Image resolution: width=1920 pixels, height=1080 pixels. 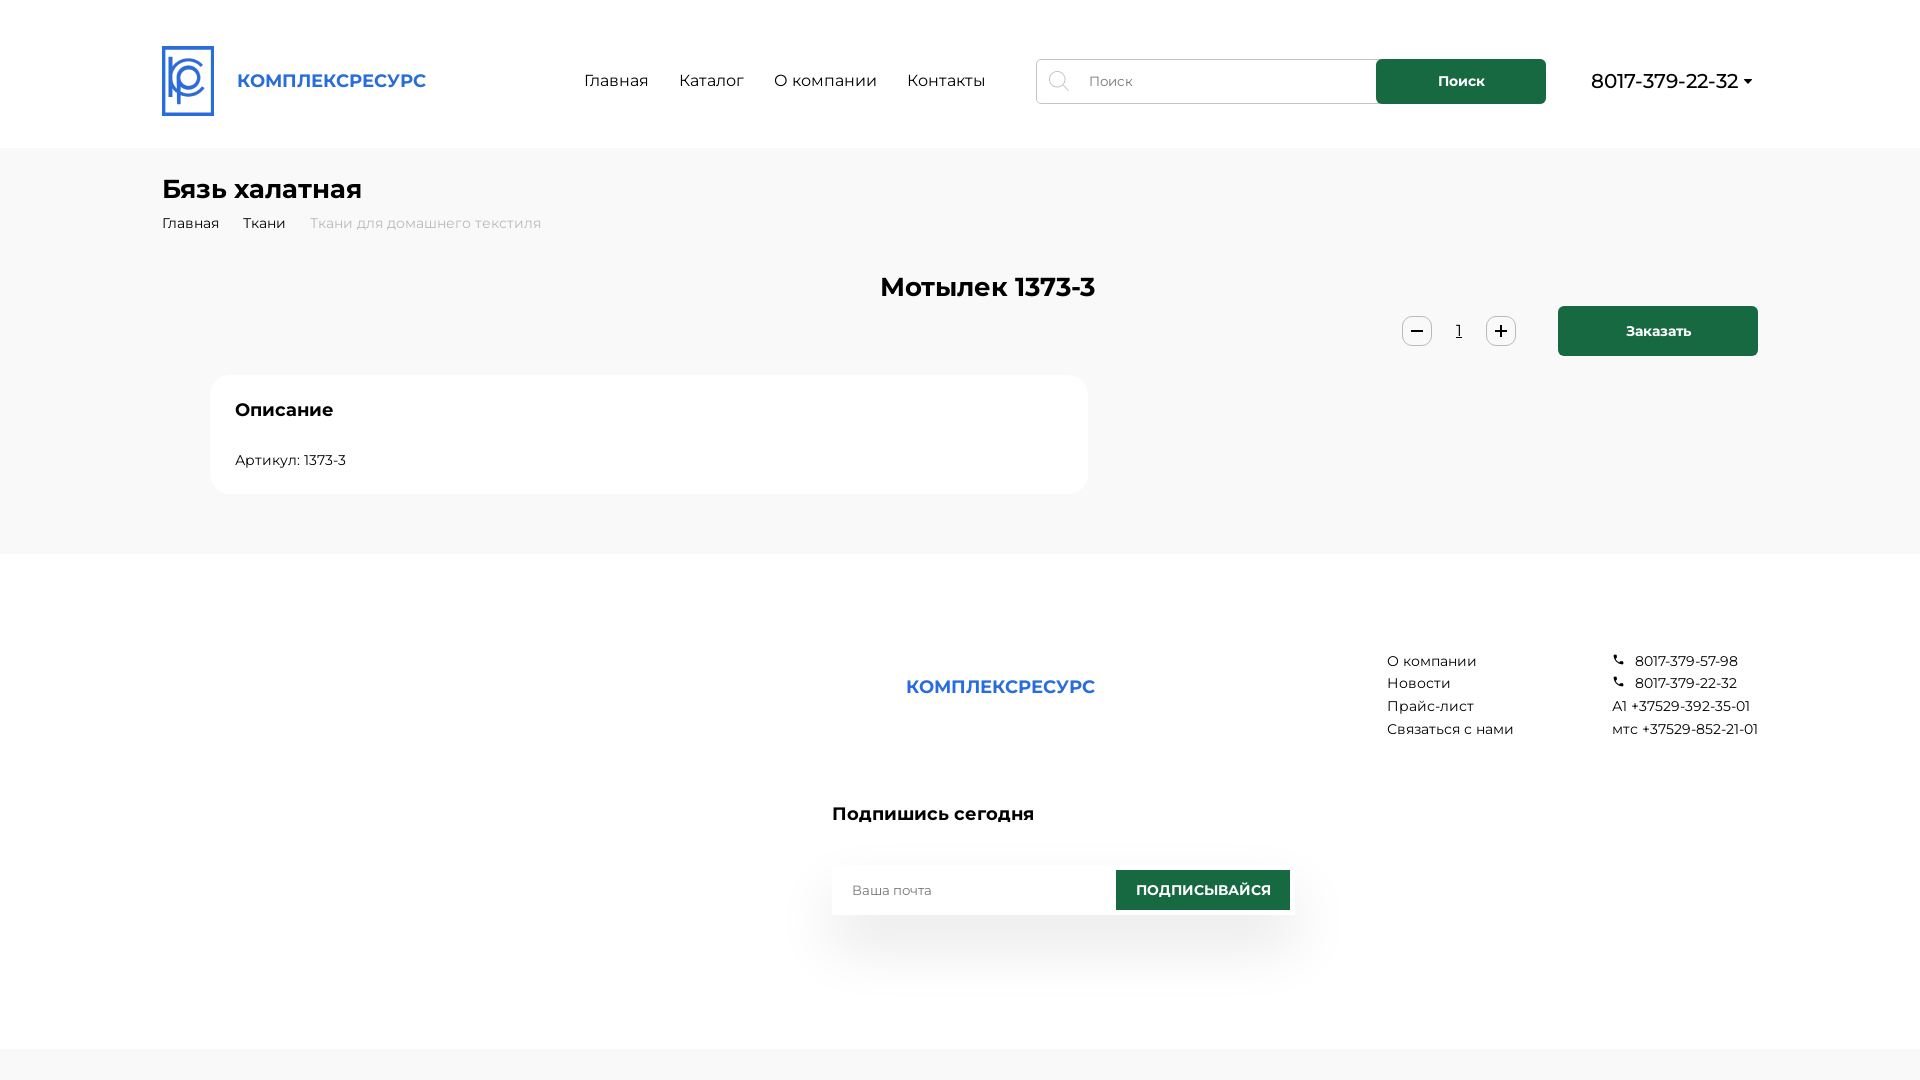 I want to click on '8017-379-57-98', so click(x=1683, y=661).